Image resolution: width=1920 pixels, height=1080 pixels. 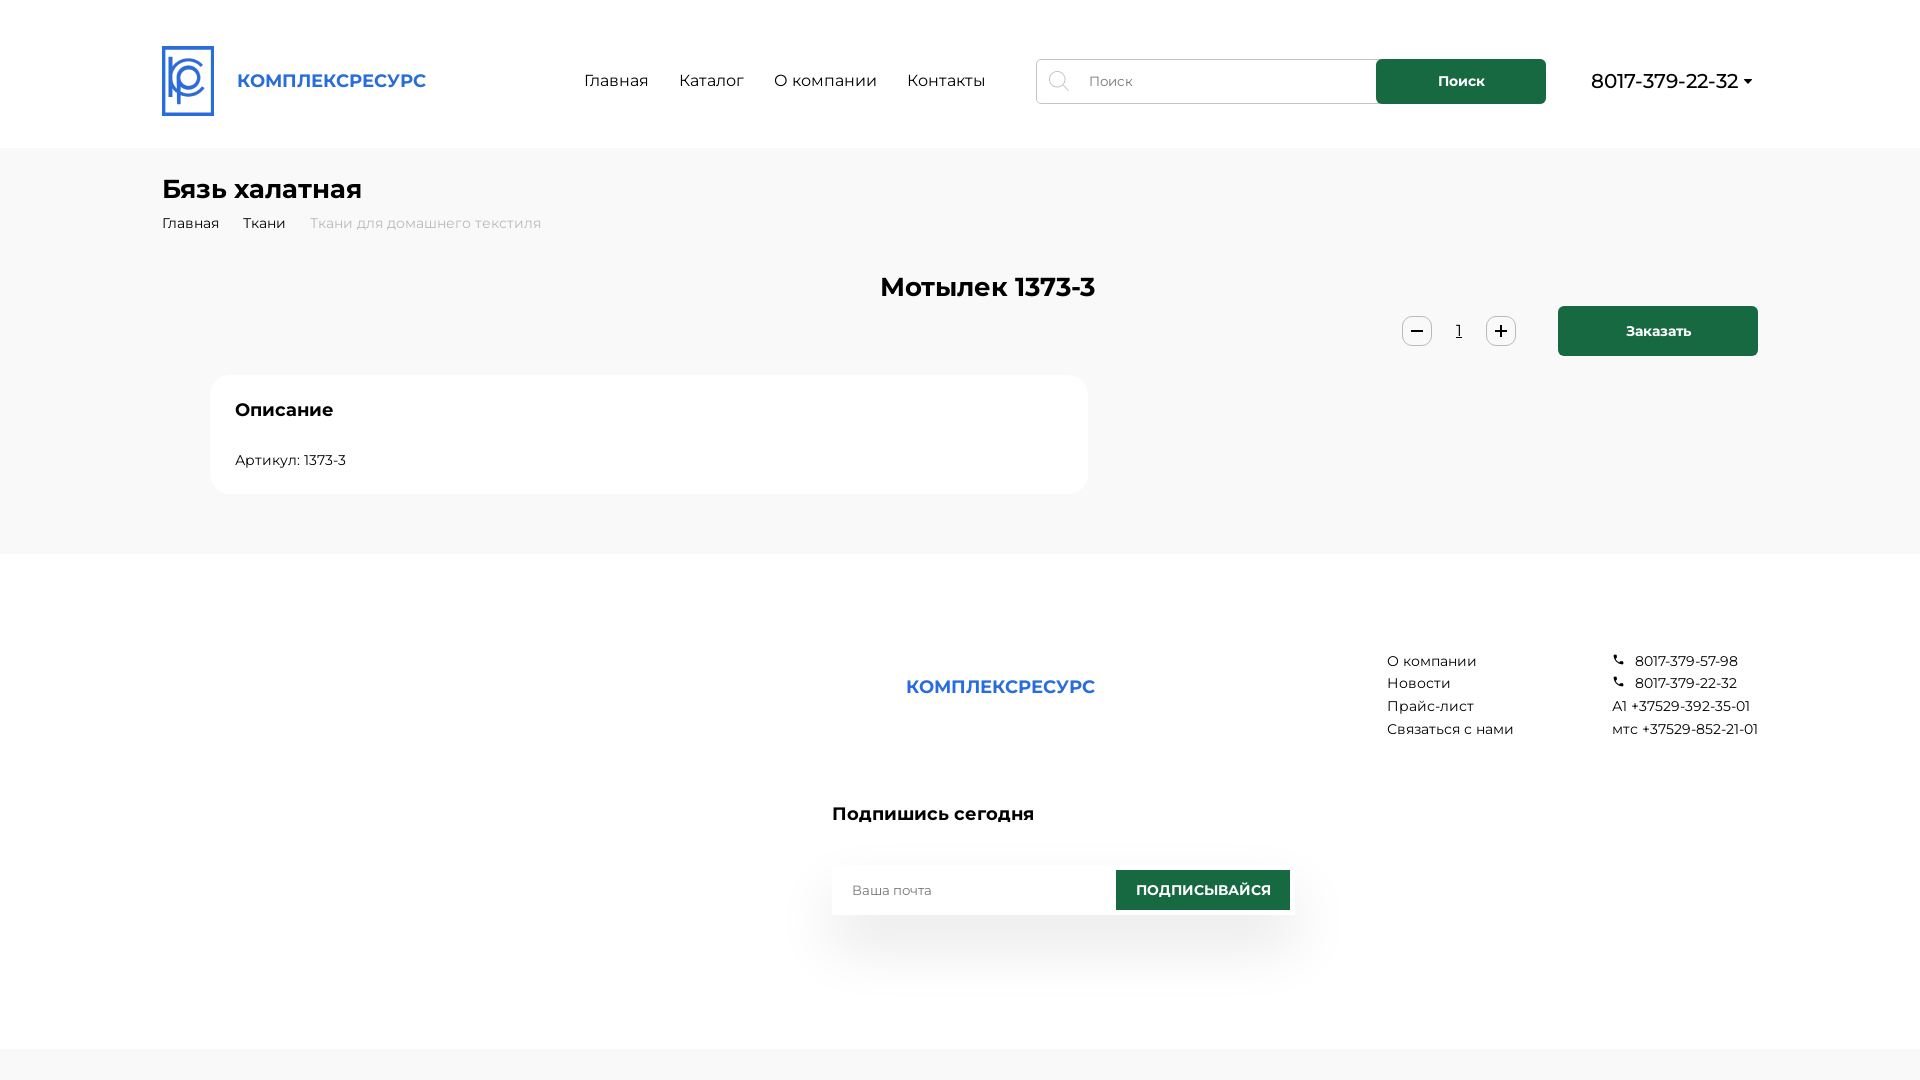 I want to click on '8017-379-57-98', so click(x=1683, y=661).